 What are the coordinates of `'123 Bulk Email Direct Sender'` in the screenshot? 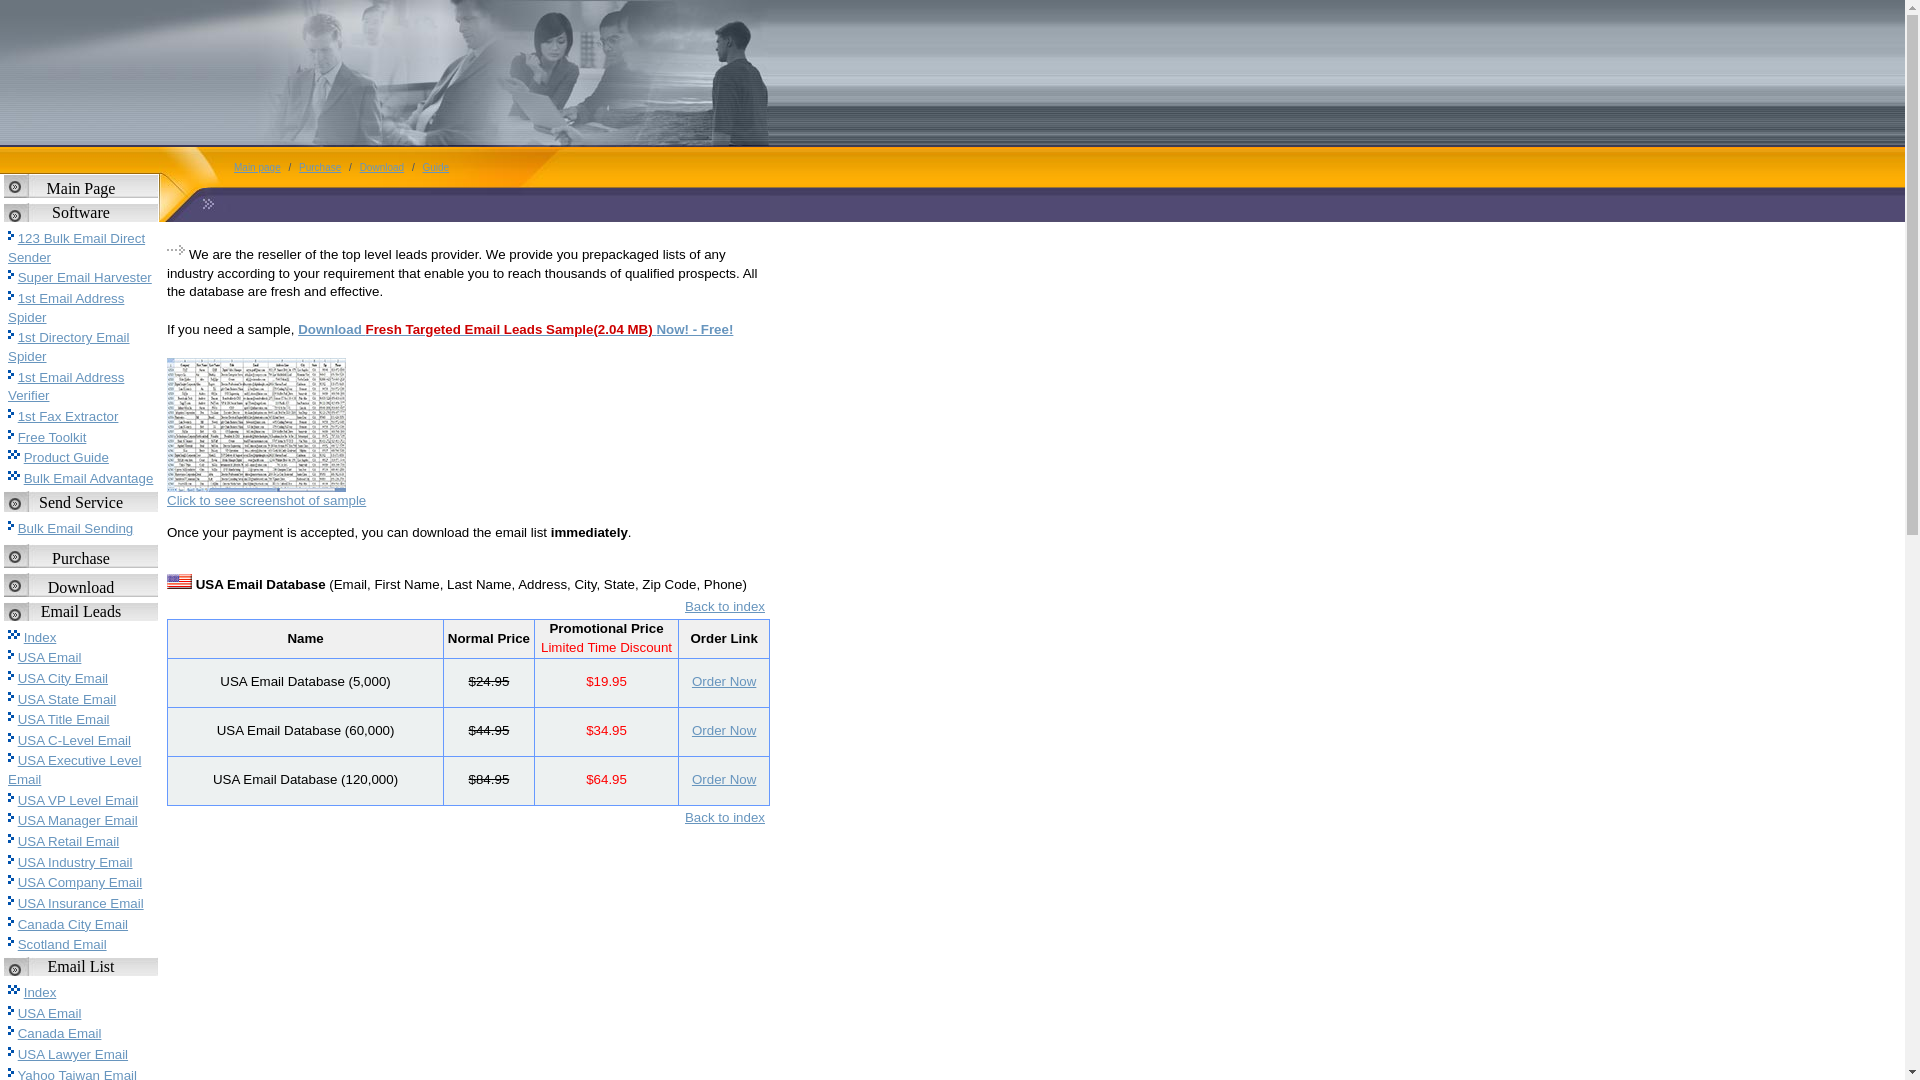 It's located at (76, 246).